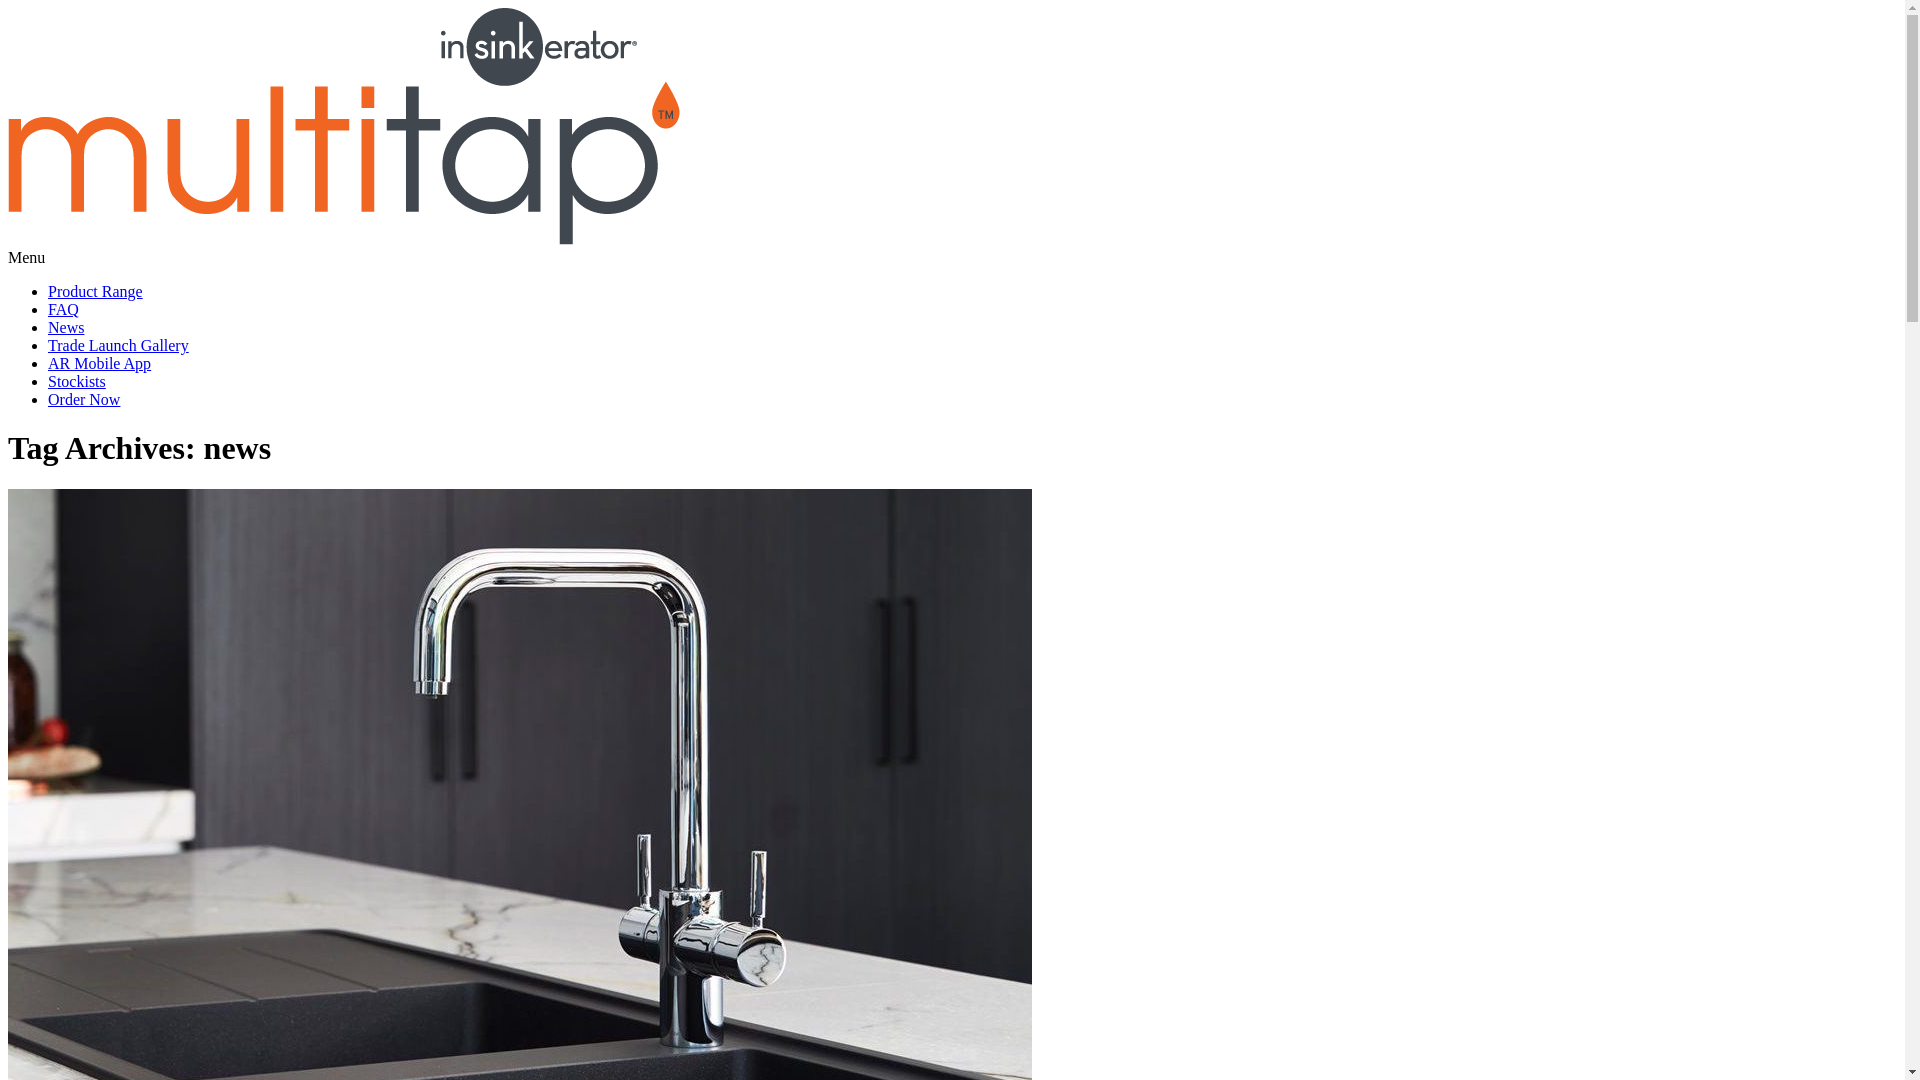 This screenshot has width=1920, height=1080. What do you see at coordinates (82, 399) in the screenshot?
I see `'Order Now'` at bounding box center [82, 399].